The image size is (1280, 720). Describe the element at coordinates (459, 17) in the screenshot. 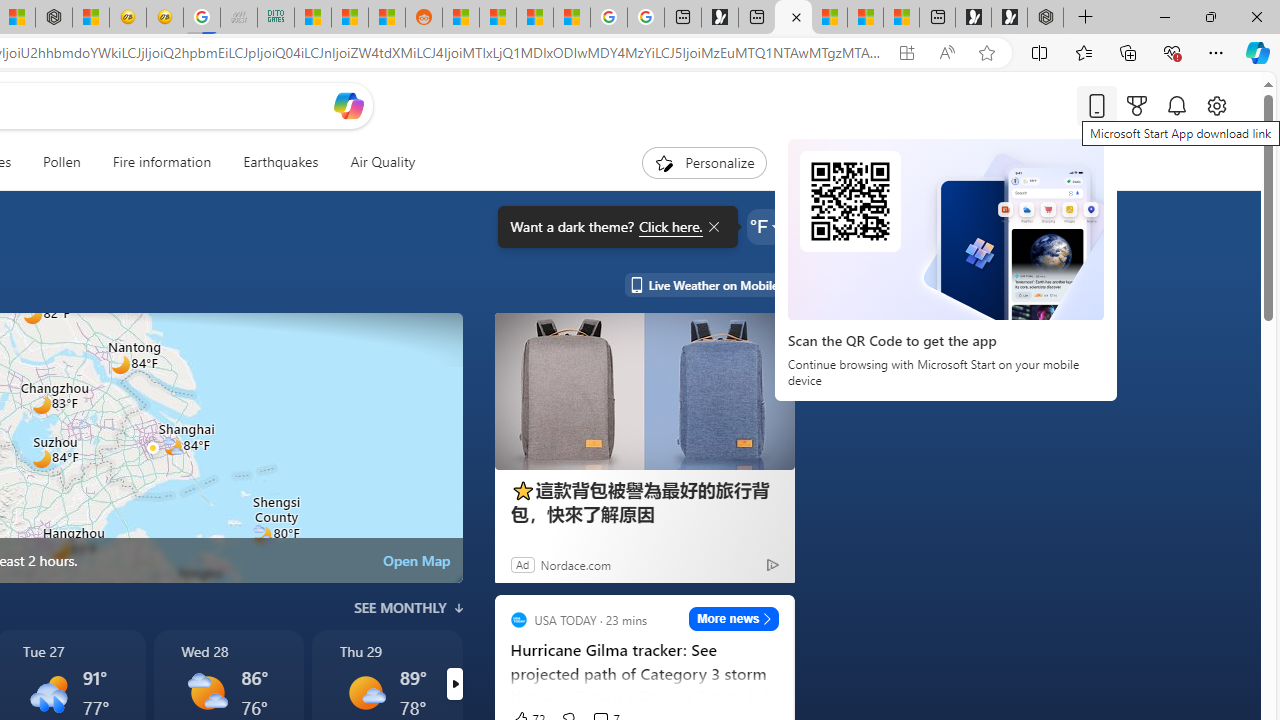

I see `'R******* | Trusted Community Engagement and Contributions'` at that location.